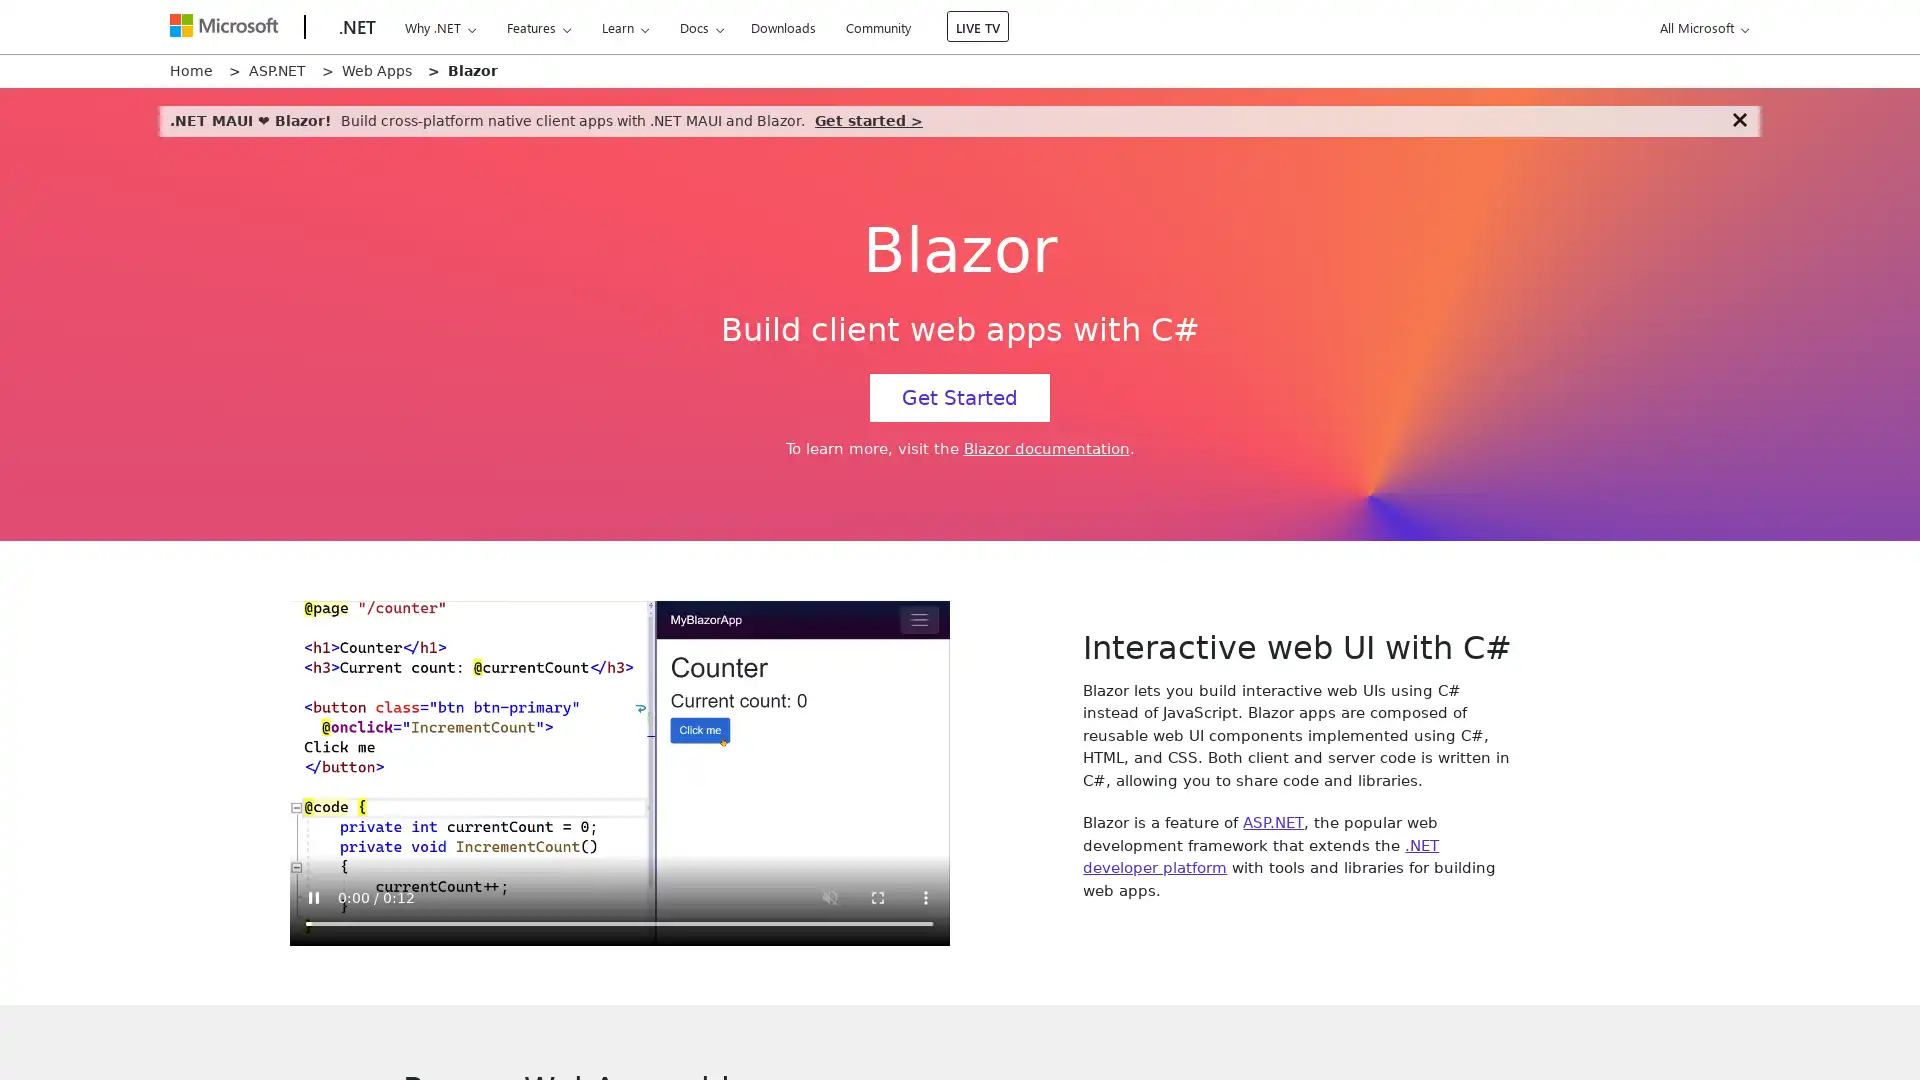 Image resolution: width=1920 pixels, height=1080 pixels. What do you see at coordinates (960, 397) in the screenshot?
I see `Get Started` at bounding box center [960, 397].